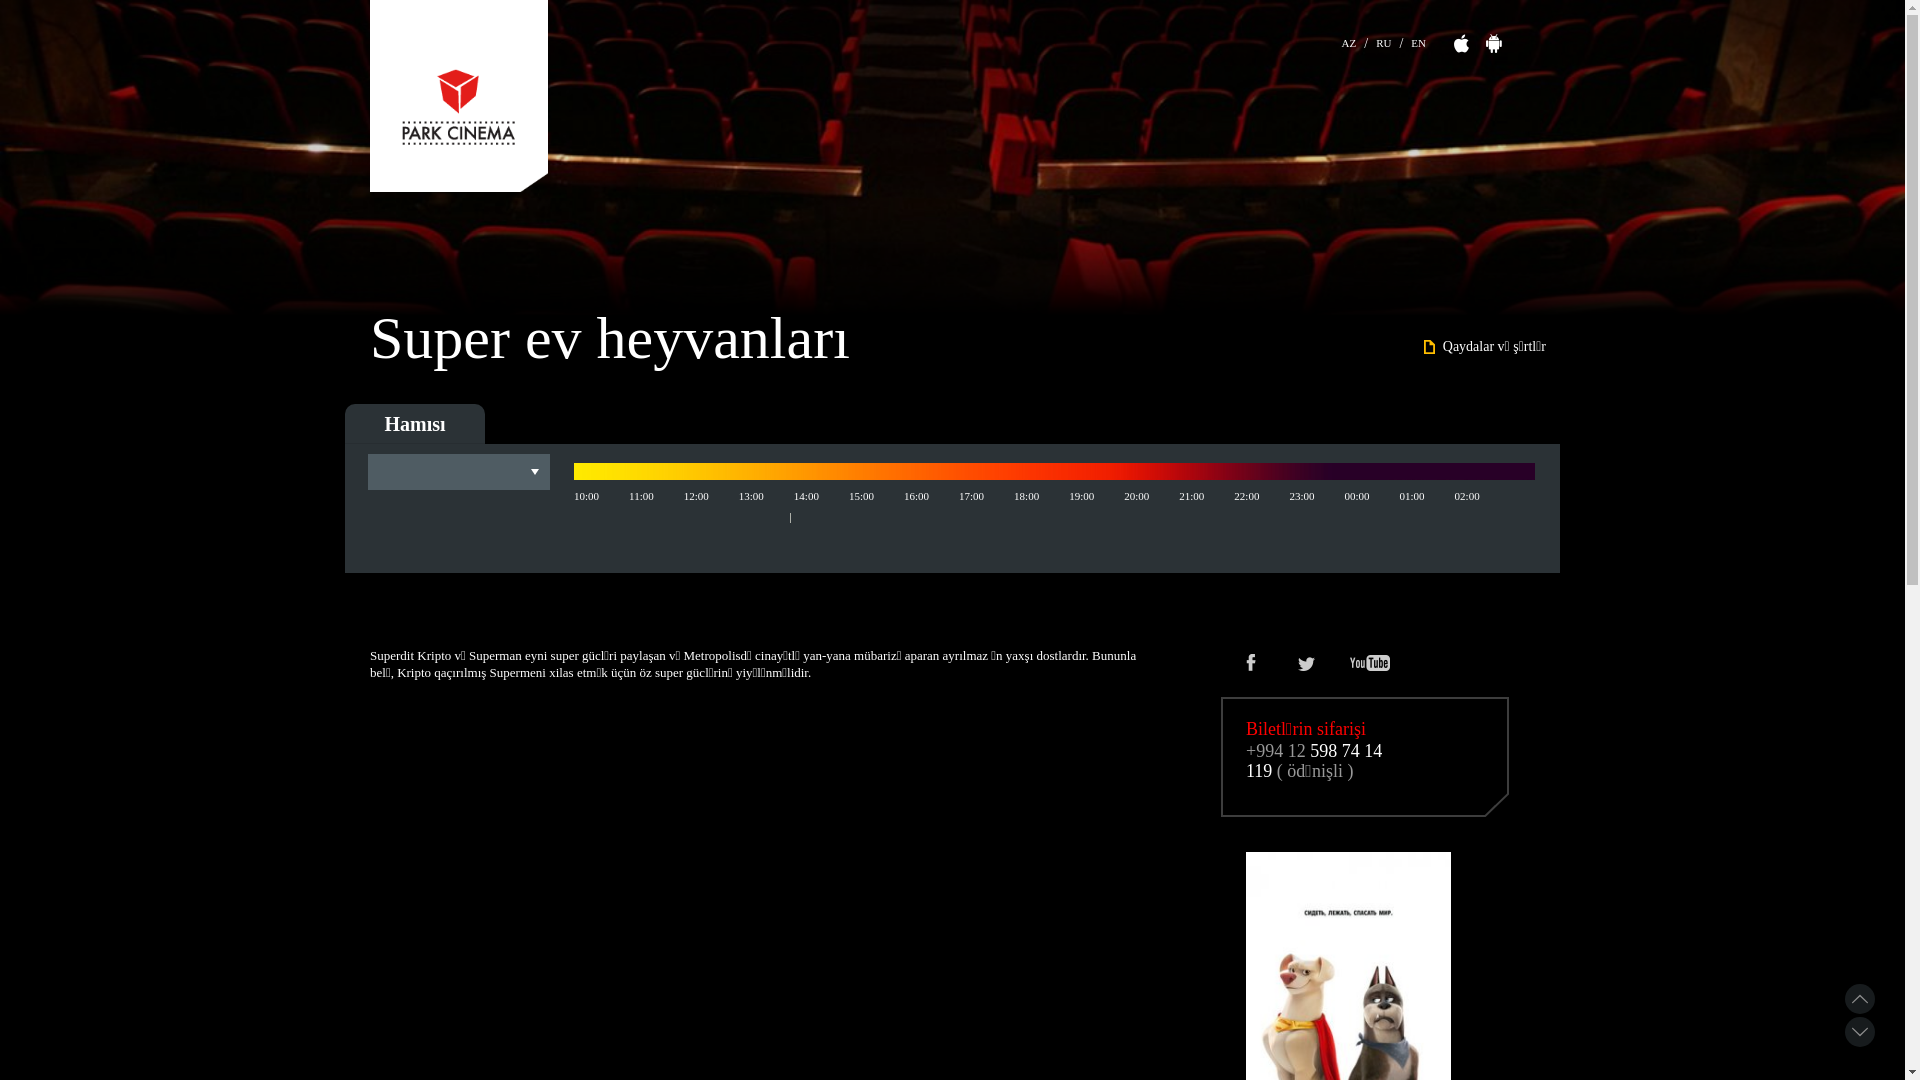 The image size is (1920, 1080). Describe the element at coordinates (1417, 40) in the screenshot. I see `'EN'` at that location.